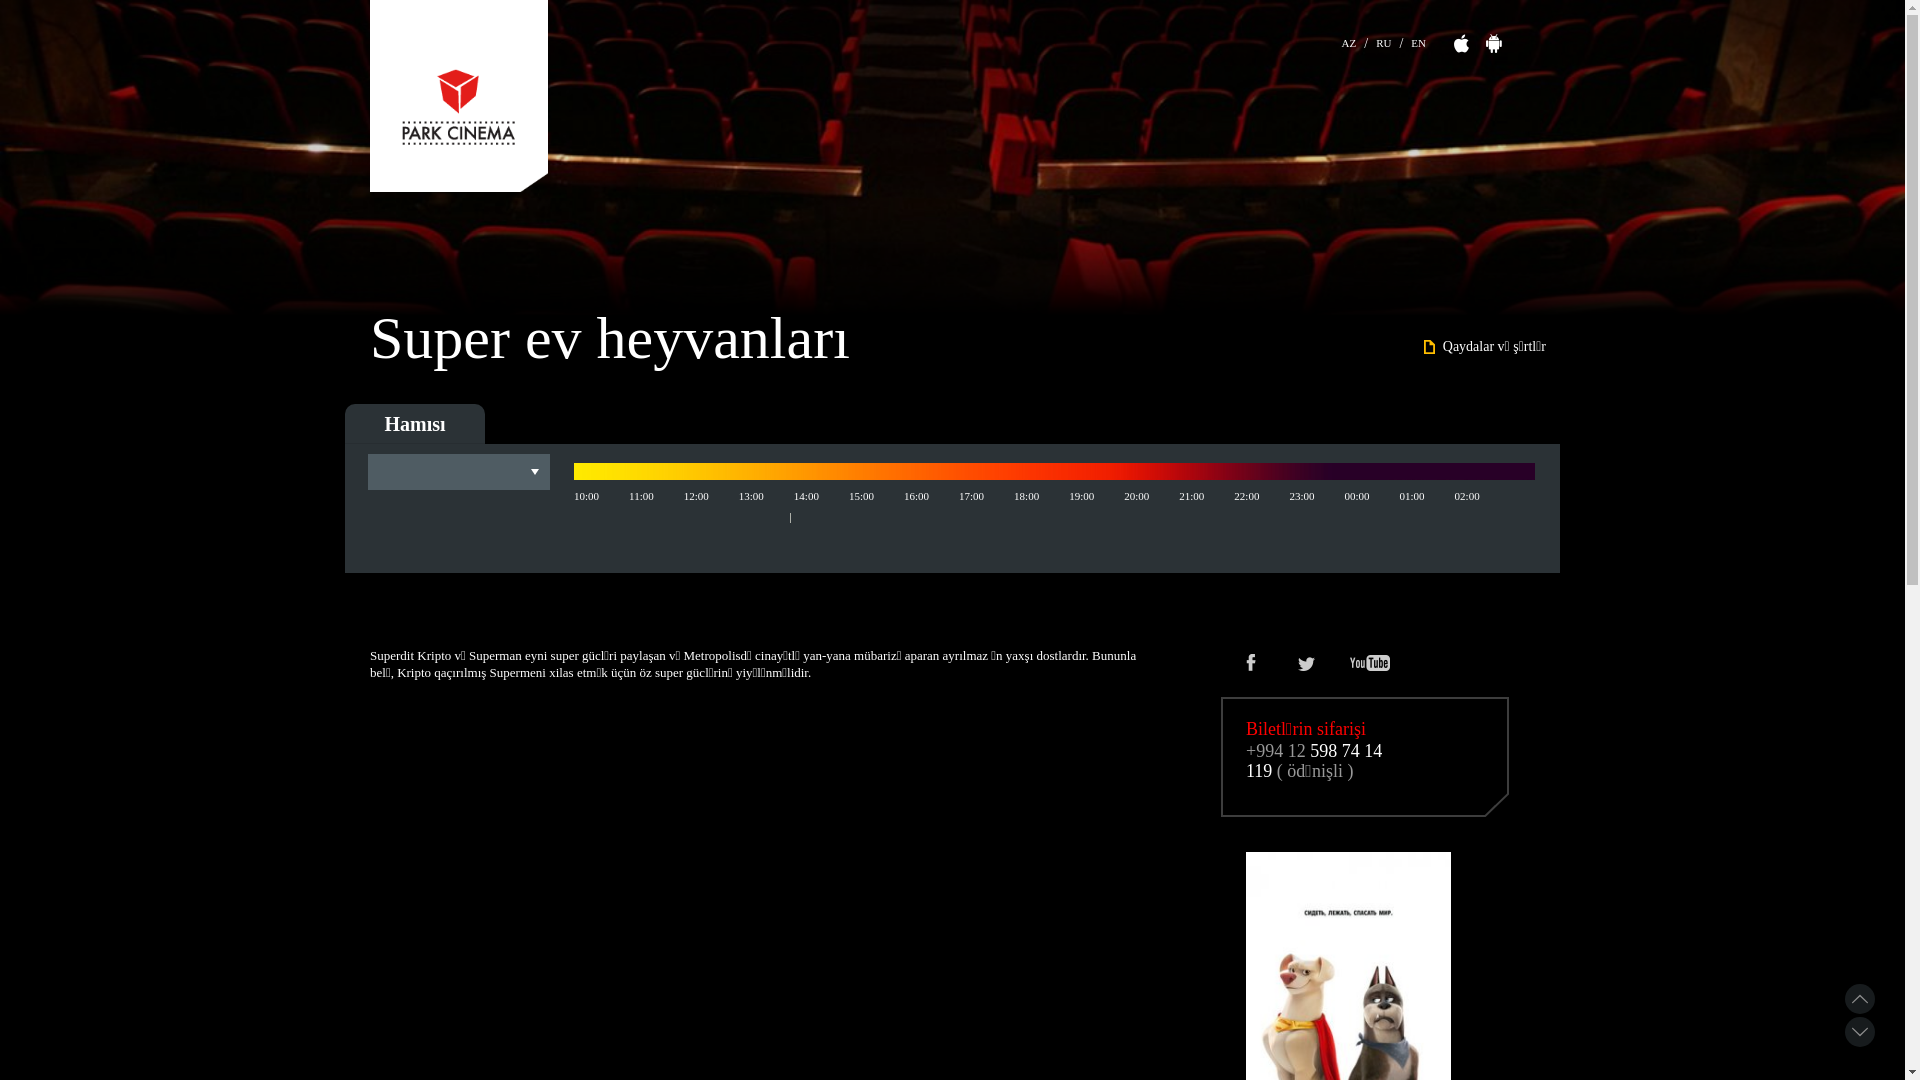 The image size is (1920, 1080). Describe the element at coordinates (1417, 40) in the screenshot. I see `'EN'` at that location.